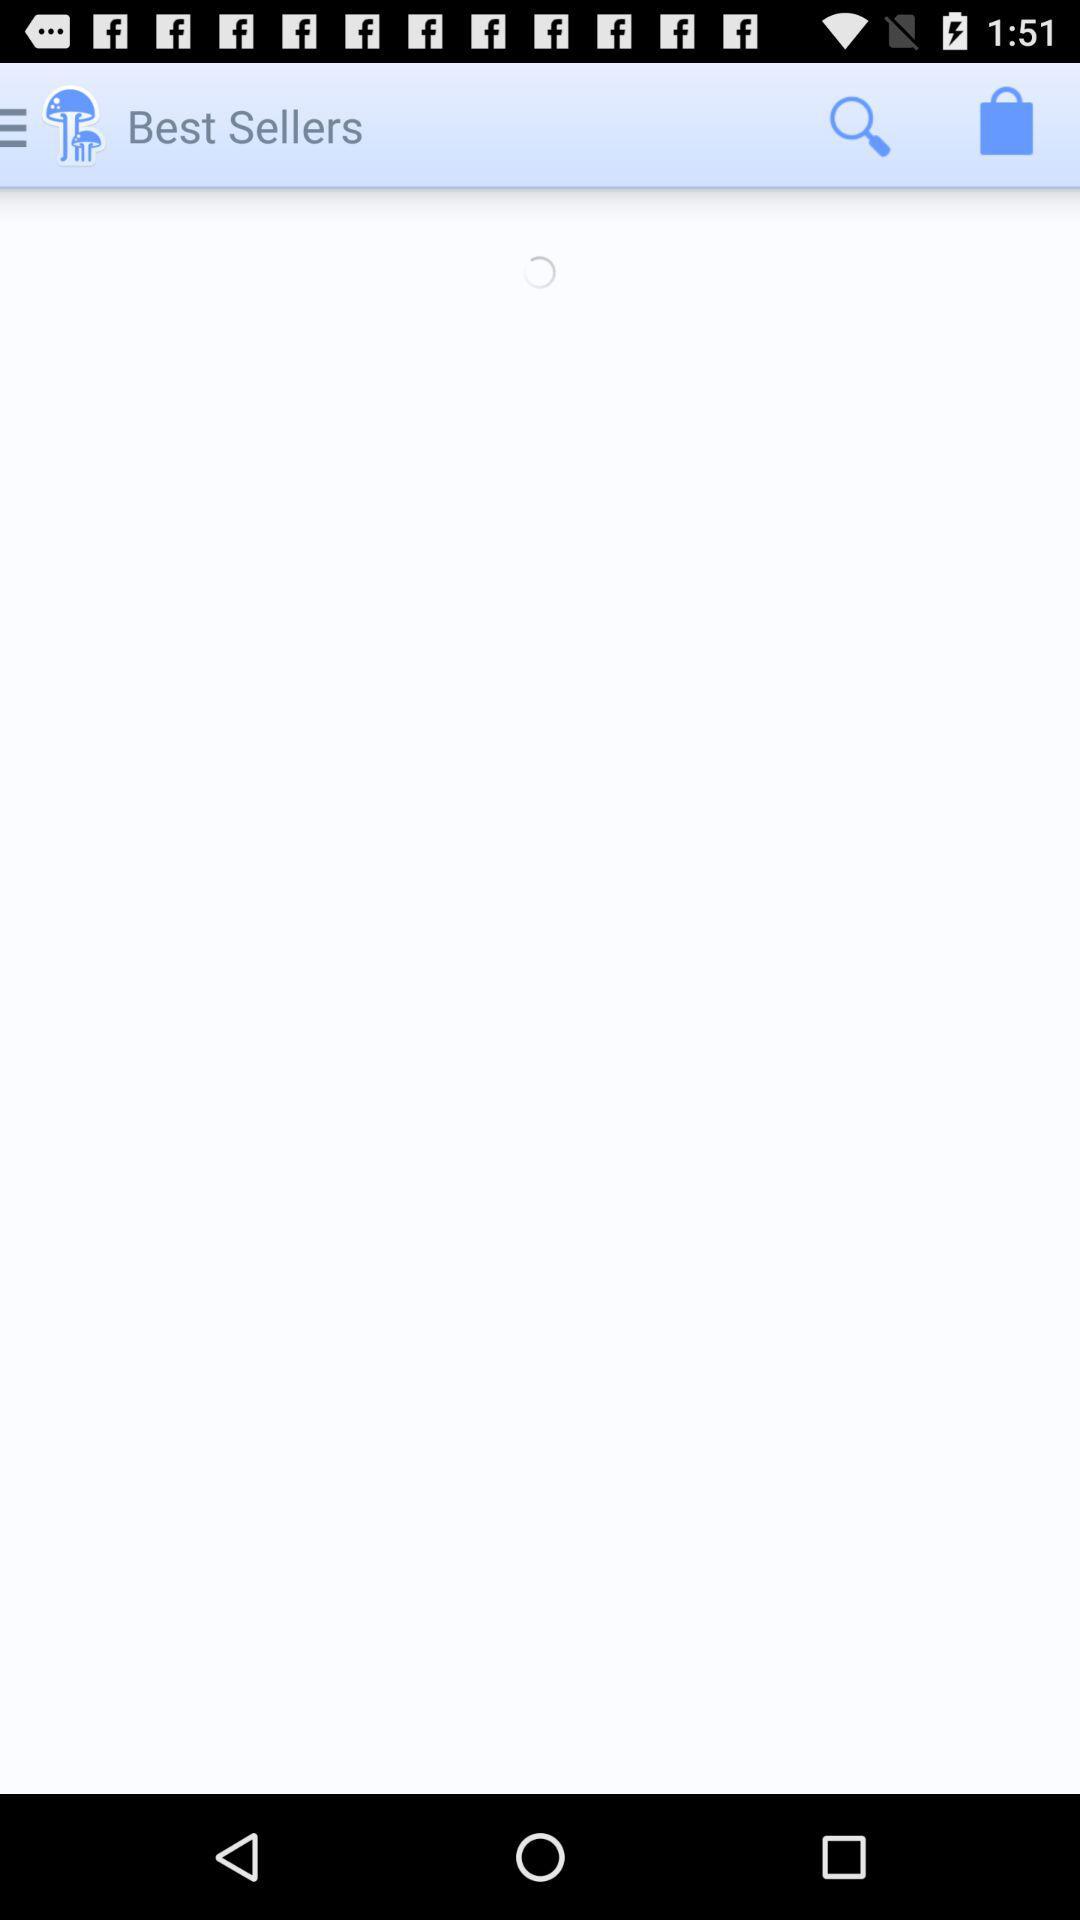 The height and width of the screenshot is (1920, 1080). What do you see at coordinates (858, 124) in the screenshot?
I see `the icon to the right of best sellers icon` at bounding box center [858, 124].